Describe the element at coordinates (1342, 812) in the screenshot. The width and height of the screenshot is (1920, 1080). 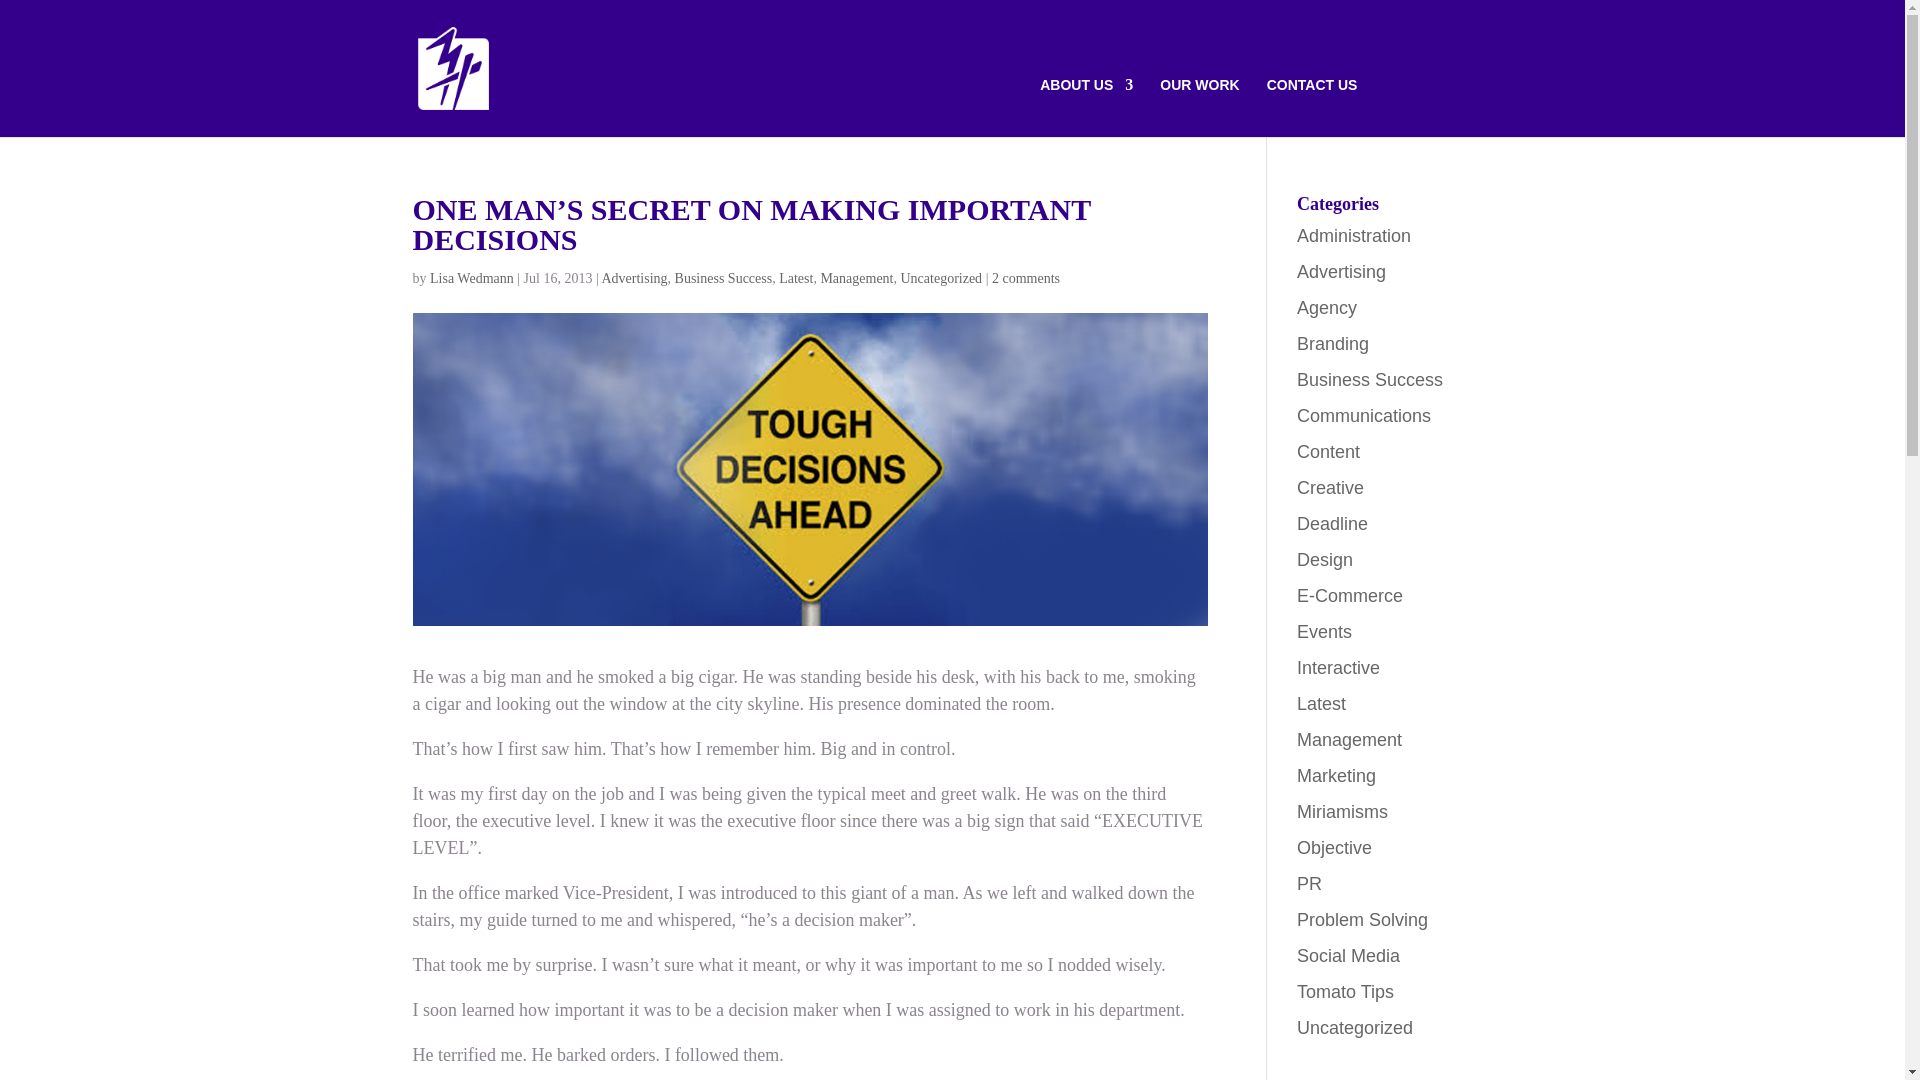
I see `'Miriamisms'` at that location.